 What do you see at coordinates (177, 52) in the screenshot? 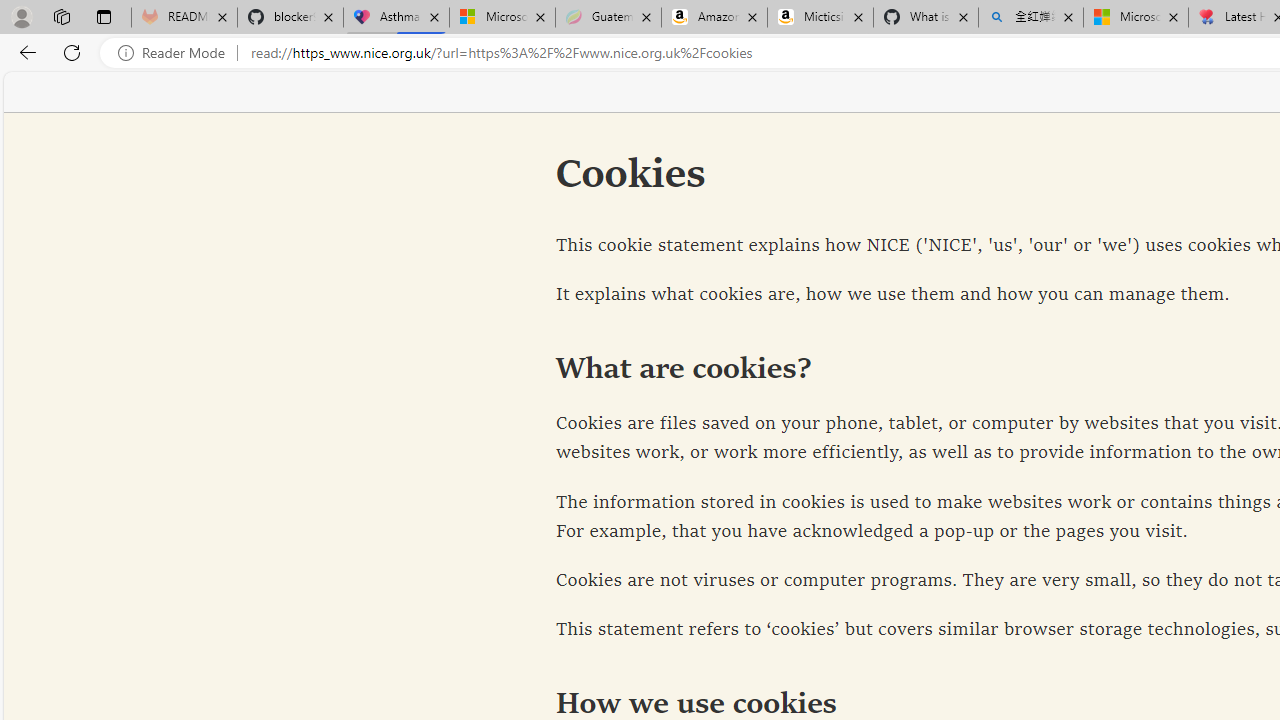
I see `'Reader Mode'` at bounding box center [177, 52].